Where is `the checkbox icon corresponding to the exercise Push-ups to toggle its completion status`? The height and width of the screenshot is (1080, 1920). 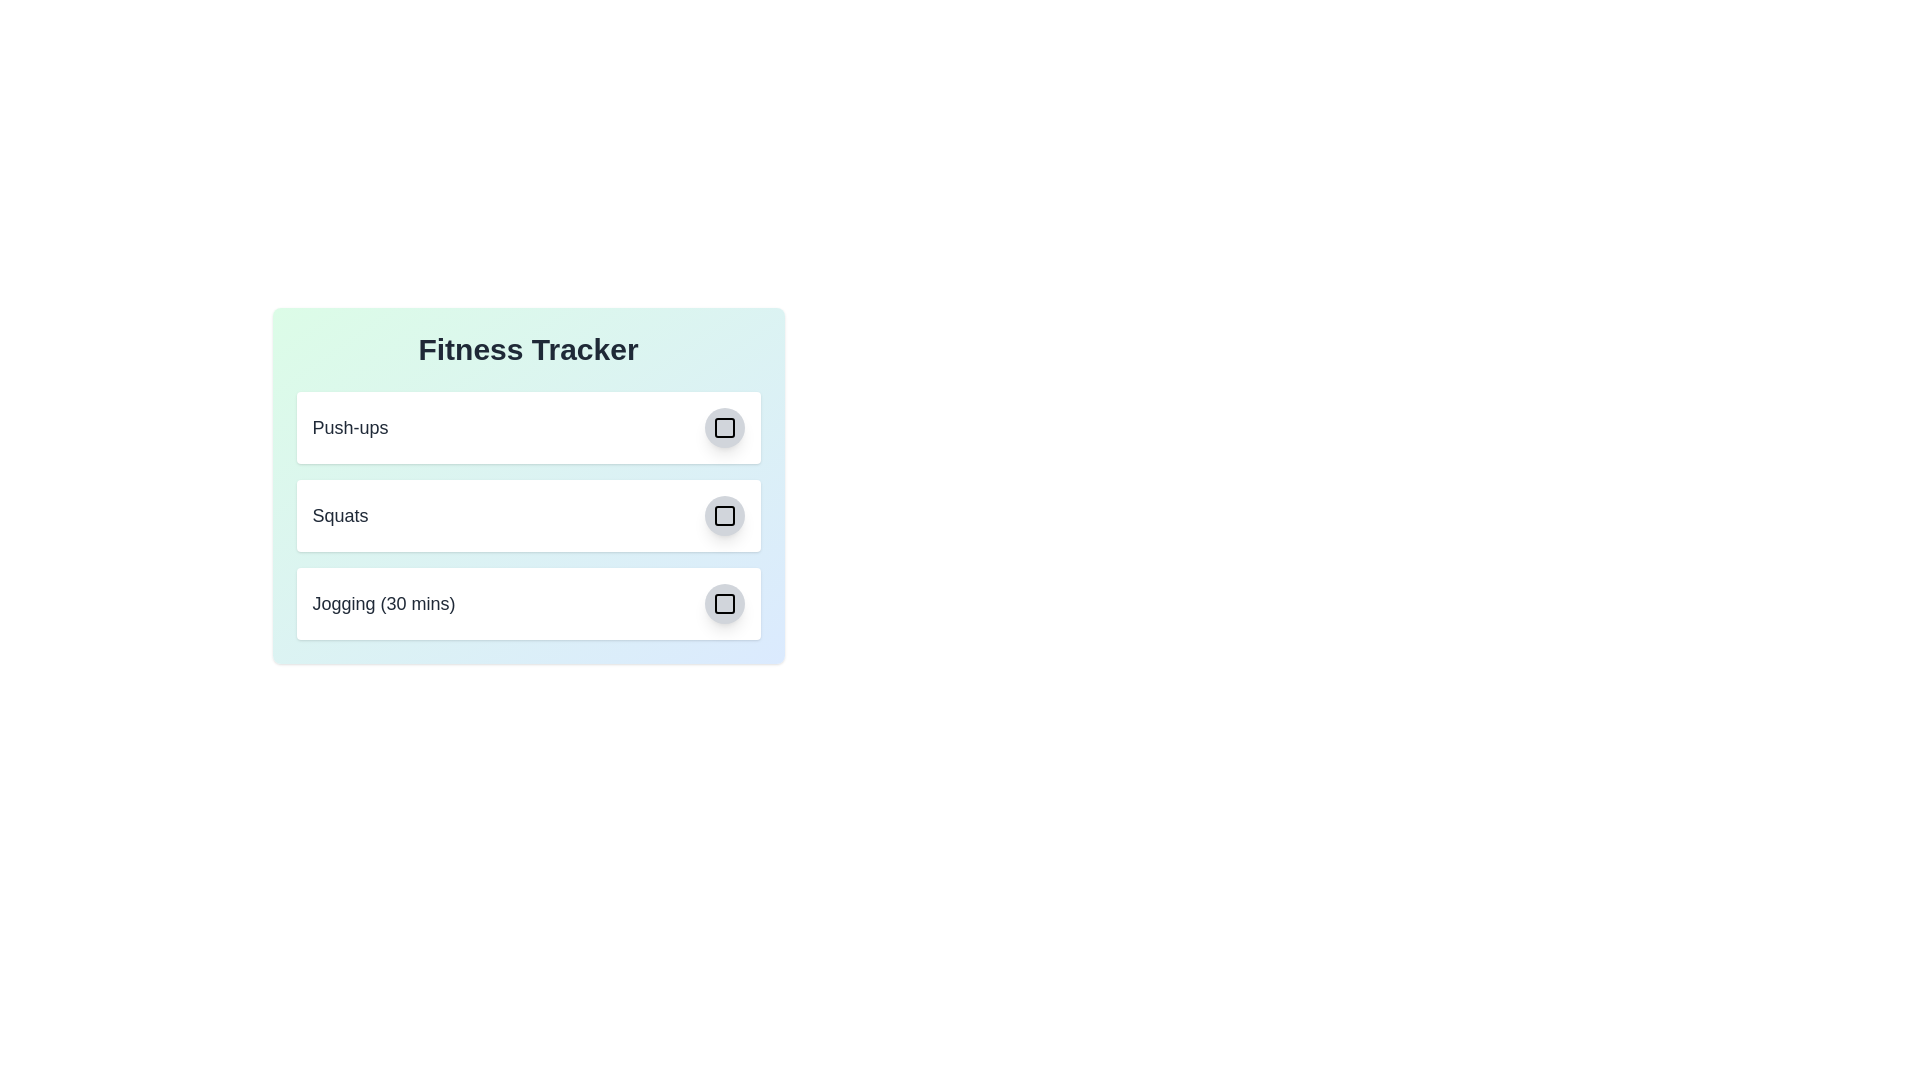
the checkbox icon corresponding to the exercise Push-ups to toggle its completion status is located at coordinates (723, 427).